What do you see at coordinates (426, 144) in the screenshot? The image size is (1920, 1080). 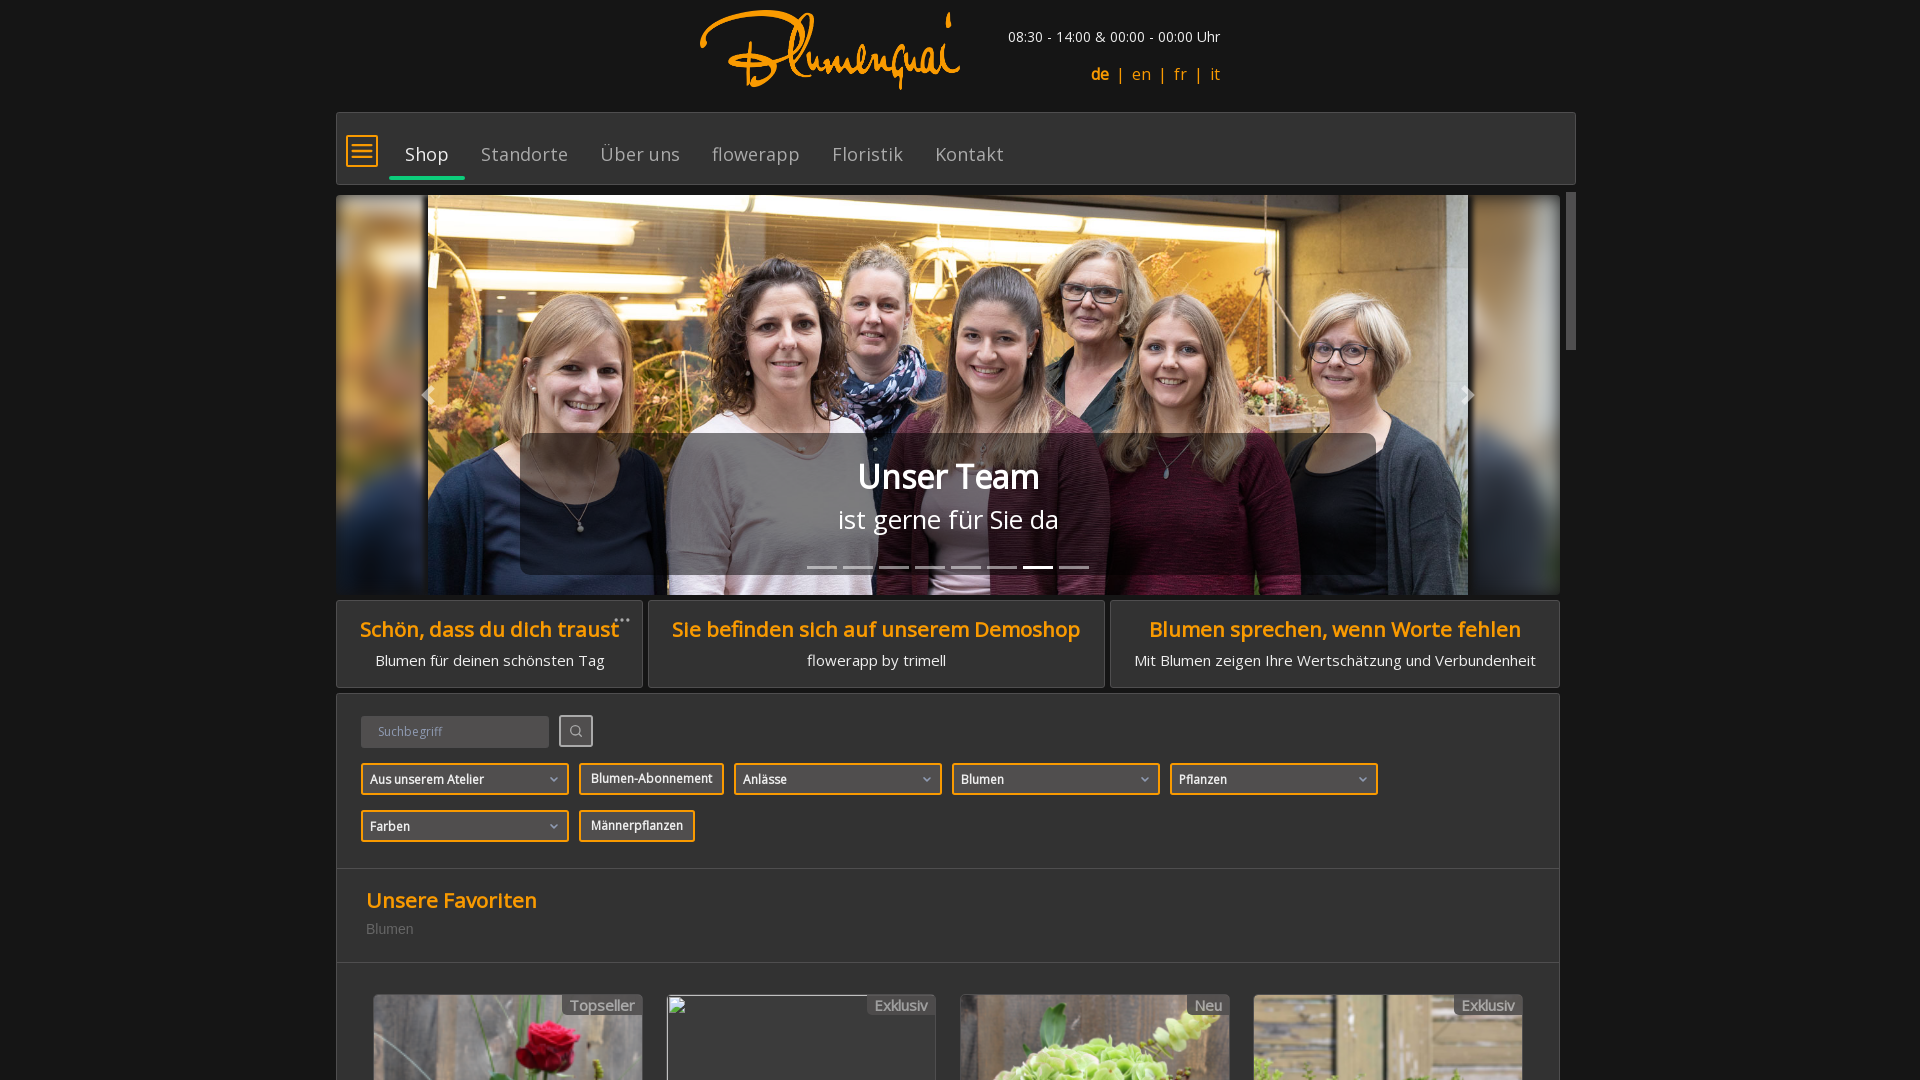 I see `'Shop'` at bounding box center [426, 144].